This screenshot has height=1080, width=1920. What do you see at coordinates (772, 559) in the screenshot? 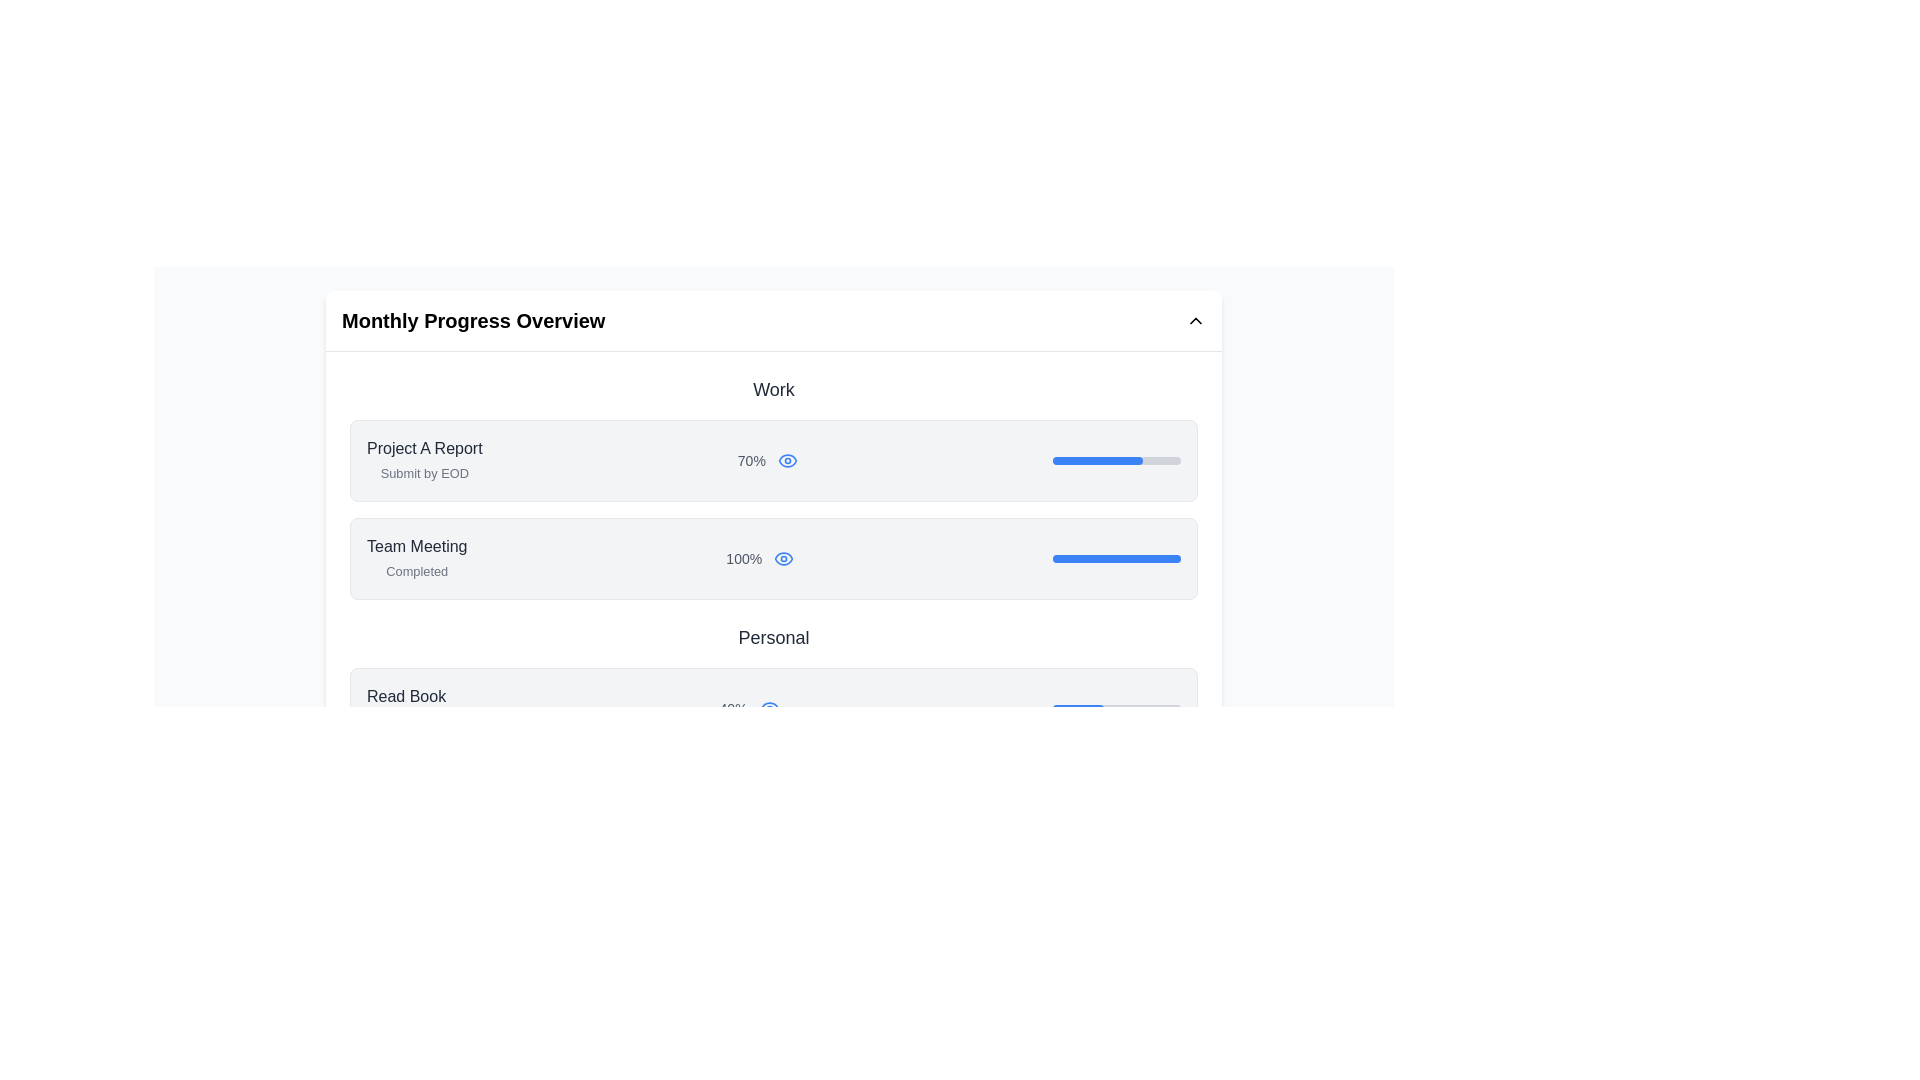
I see `the details of the completed task named 'Team Meeting' represented by the Task summary card, which is the second card in the 'Work' group` at bounding box center [772, 559].